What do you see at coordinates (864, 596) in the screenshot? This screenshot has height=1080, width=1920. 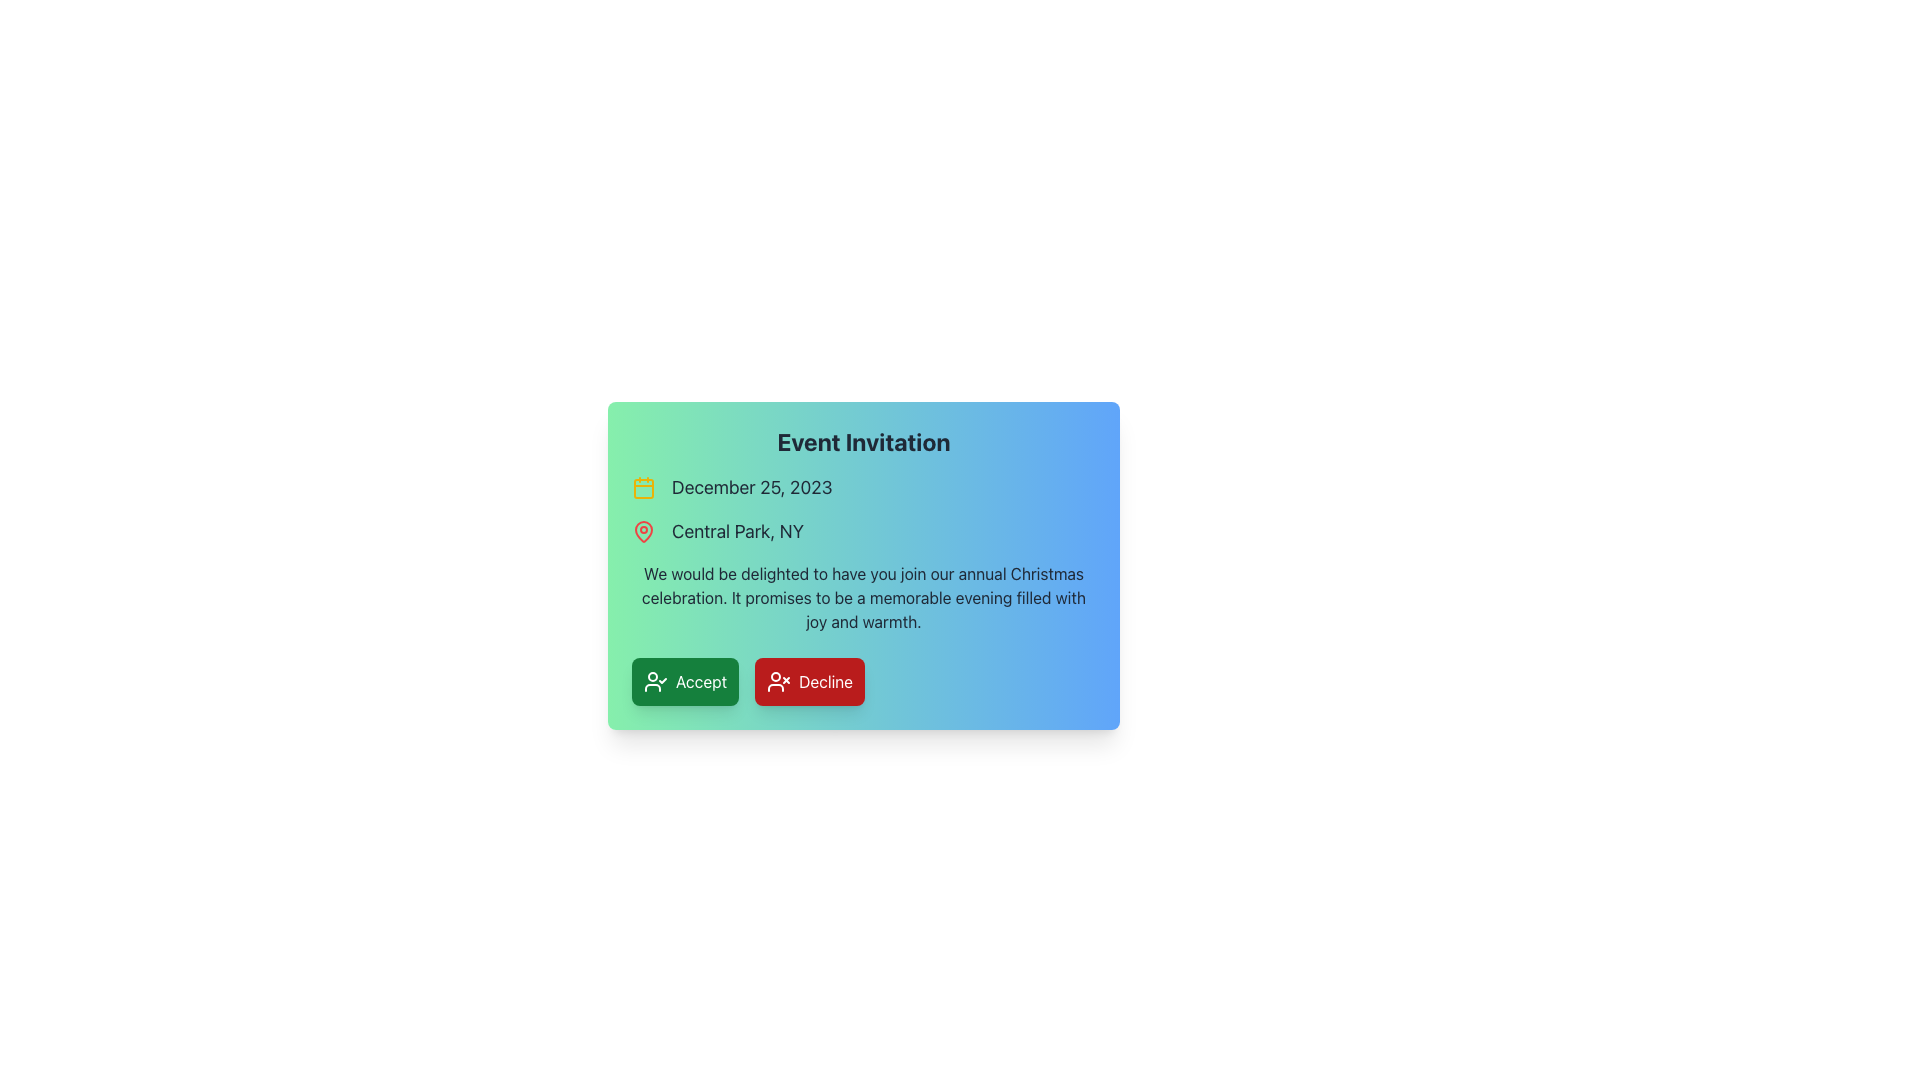 I see `detailed information provided in the multiline informational text block located below 'Central Park, NY' and above the 'Accept' and 'Decline' buttons` at bounding box center [864, 596].